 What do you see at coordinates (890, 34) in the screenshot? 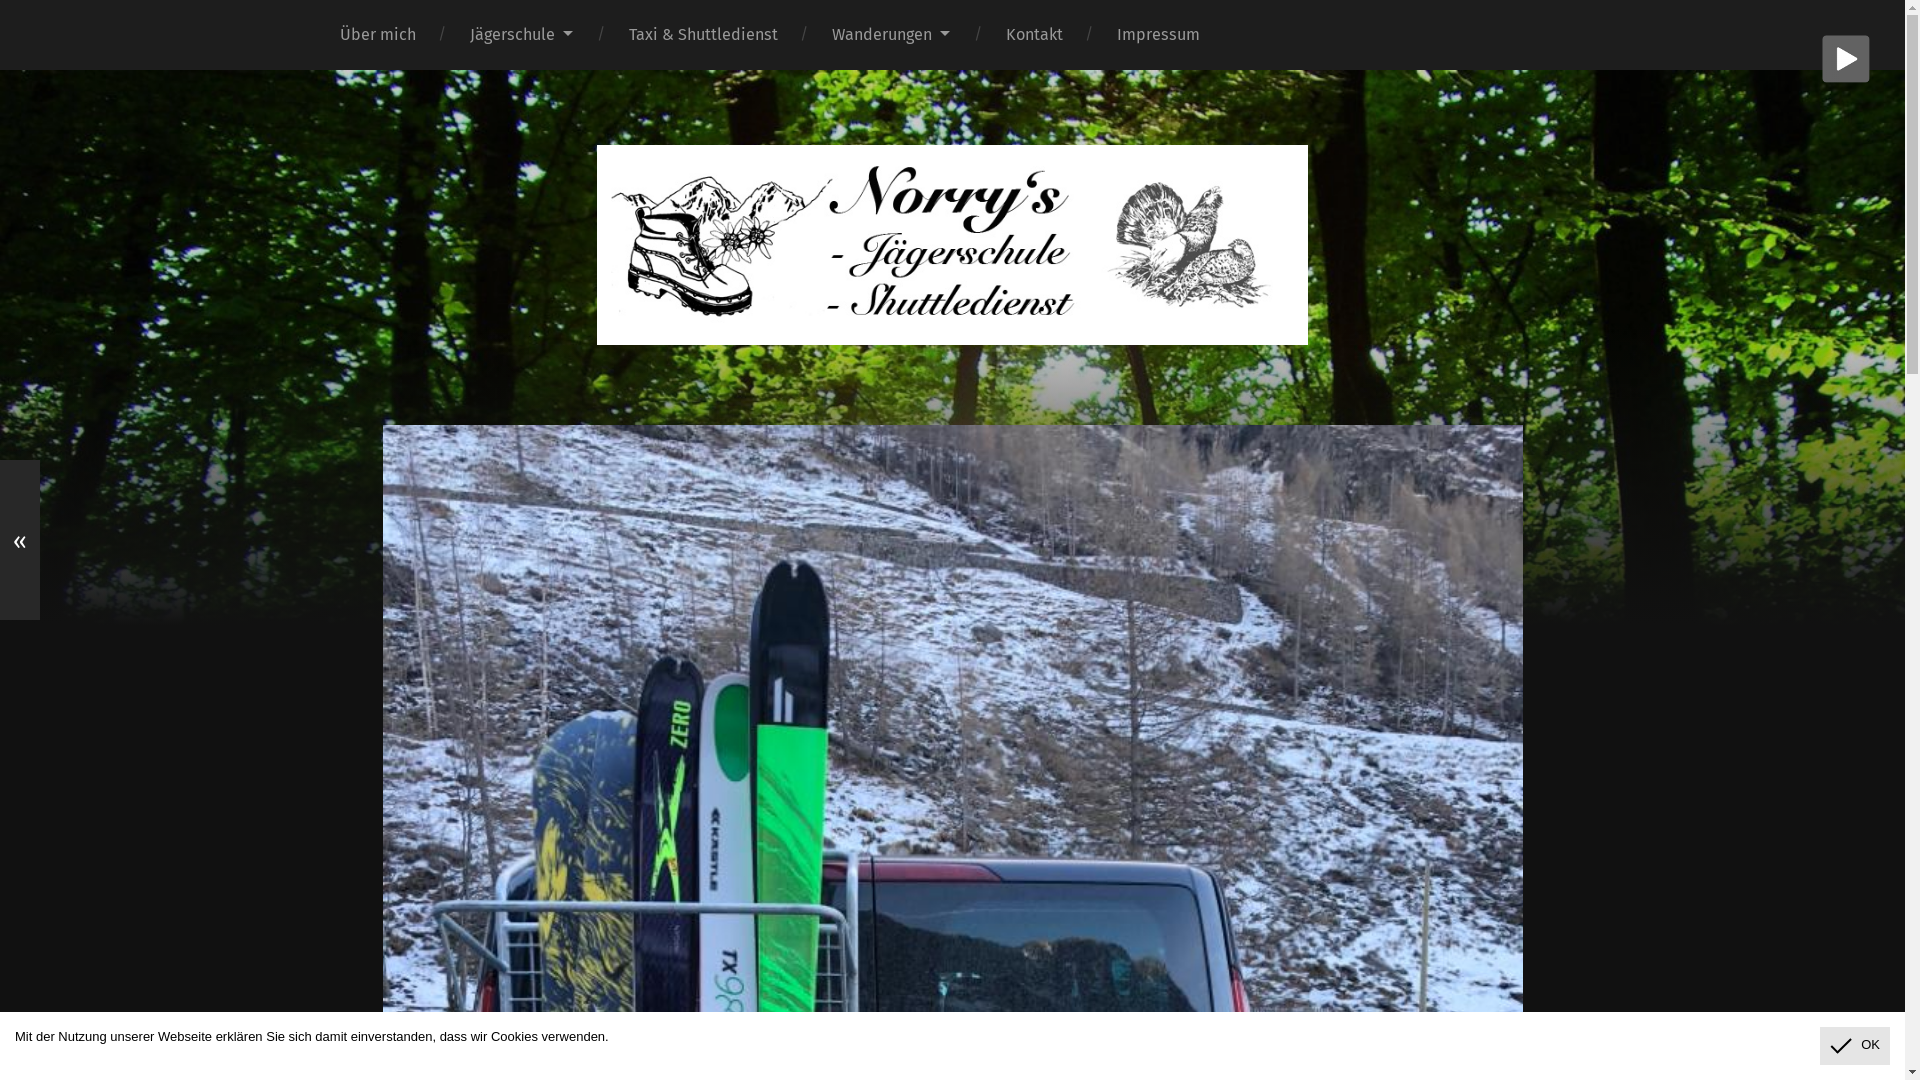
I see `'Wanderungen'` at bounding box center [890, 34].